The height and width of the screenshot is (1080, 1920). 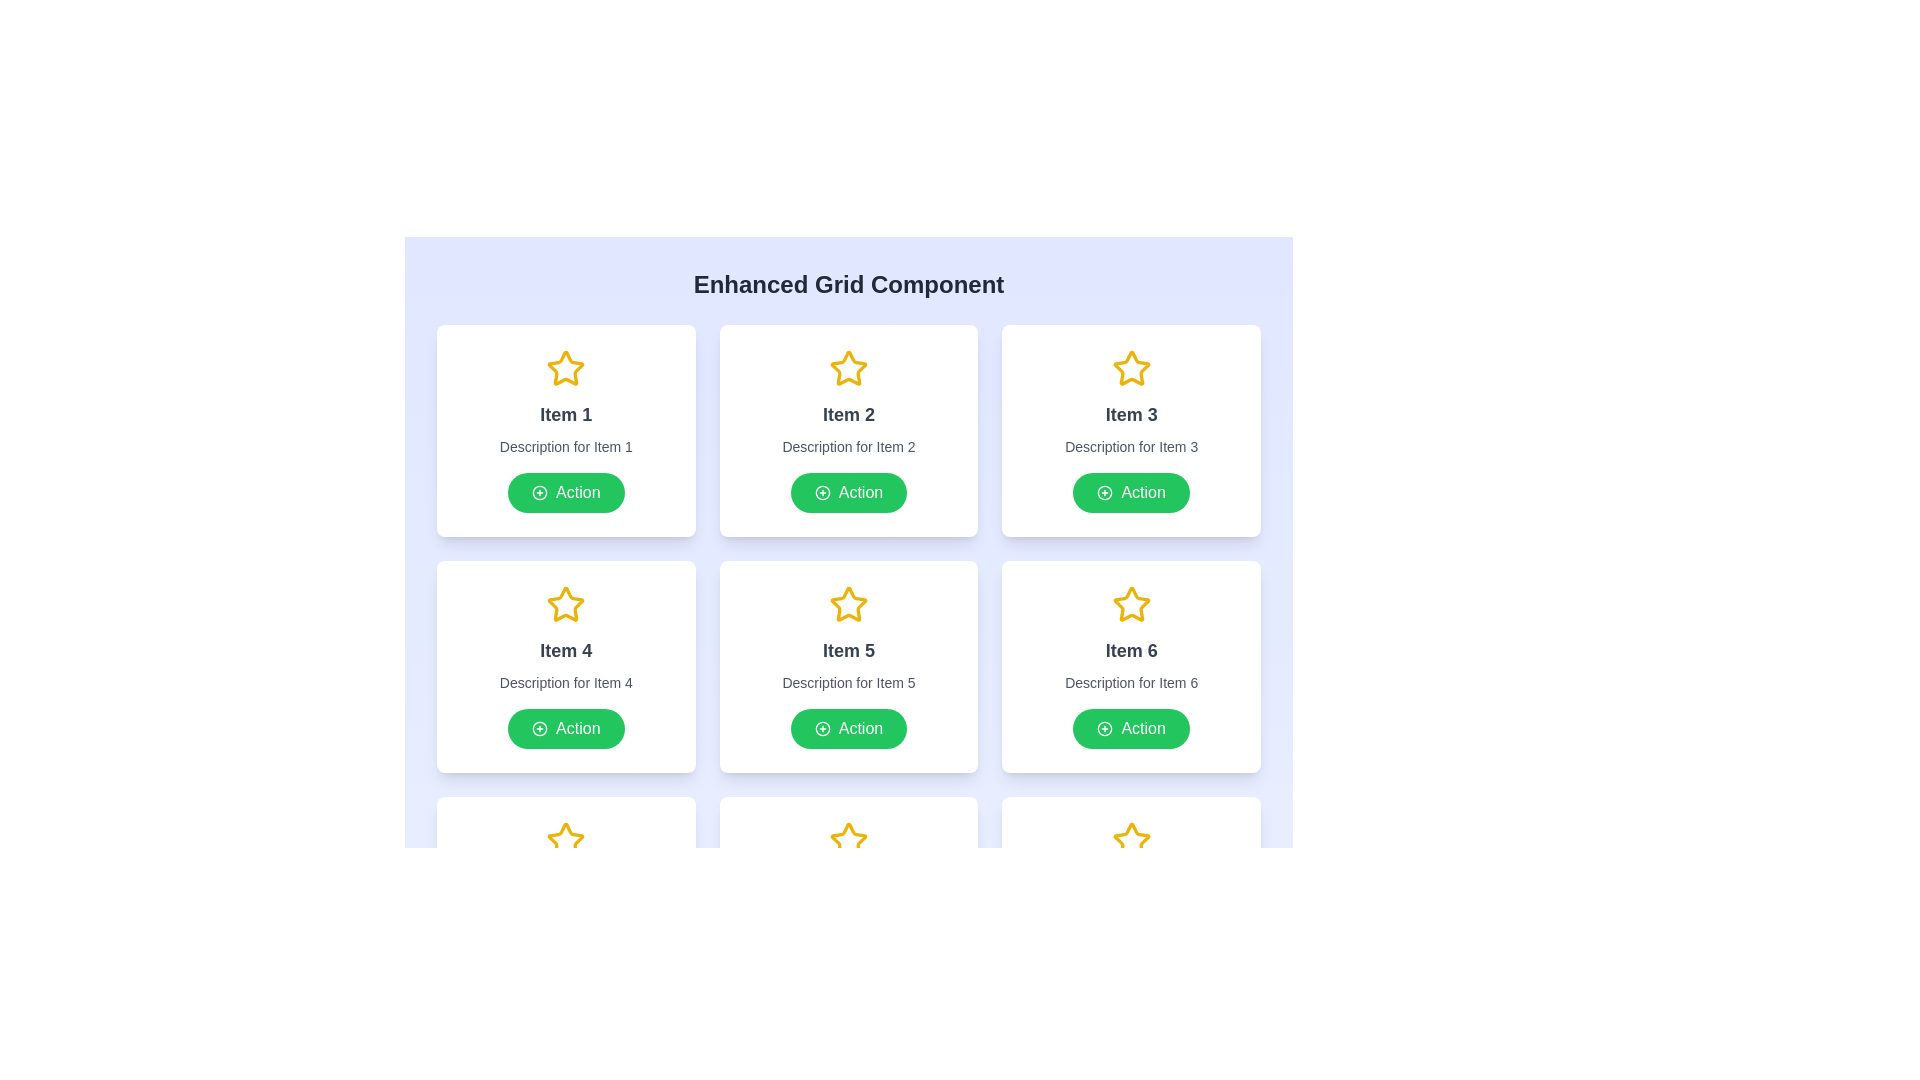 I want to click on the vibrant yellow star icon located at the top center of the card layout, above the 'Item 1' title text, so click(x=565, y=369).